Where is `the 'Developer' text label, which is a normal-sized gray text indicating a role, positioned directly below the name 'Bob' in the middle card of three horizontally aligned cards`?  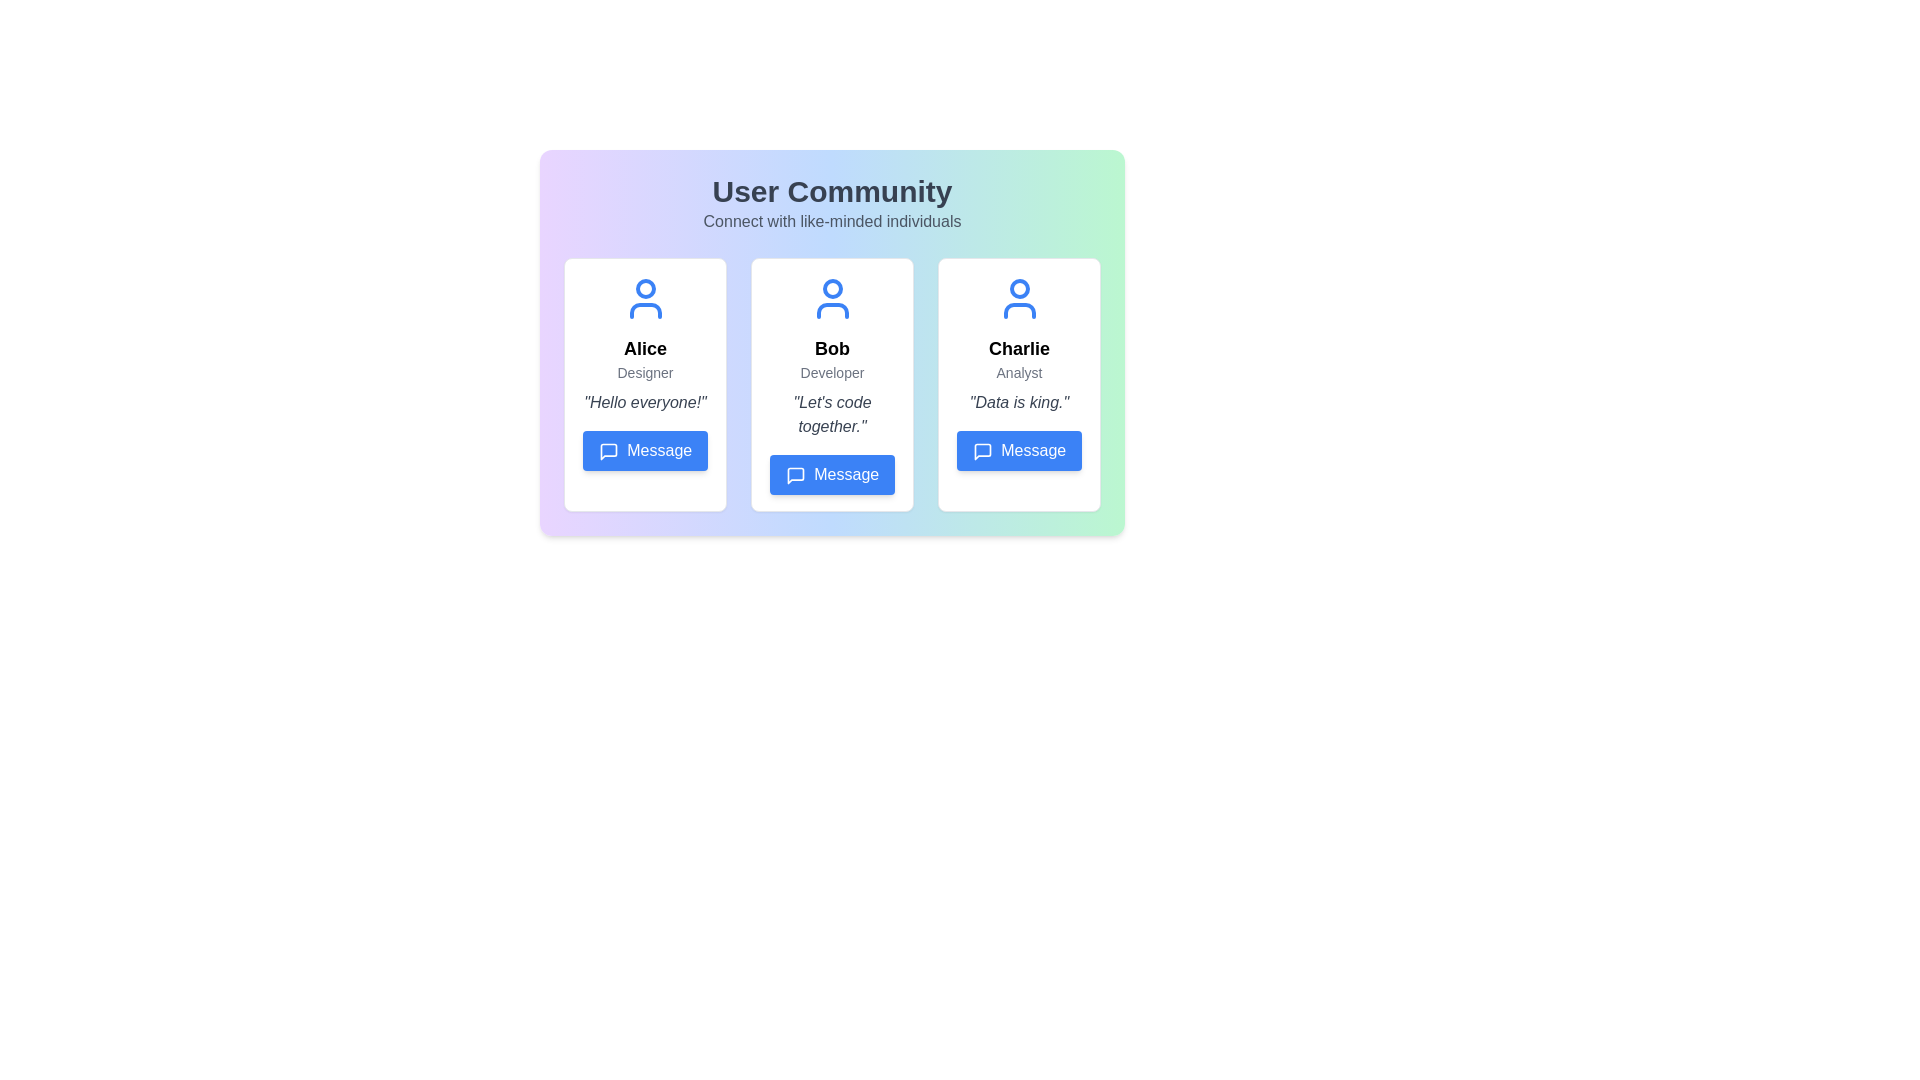 the 'Developer' text label, which is a normal-sized gray text indicating a role, positioned directly below the name 'Bob' in the middle card of three horizontally aligned cards is located at coordinates (832, 373).